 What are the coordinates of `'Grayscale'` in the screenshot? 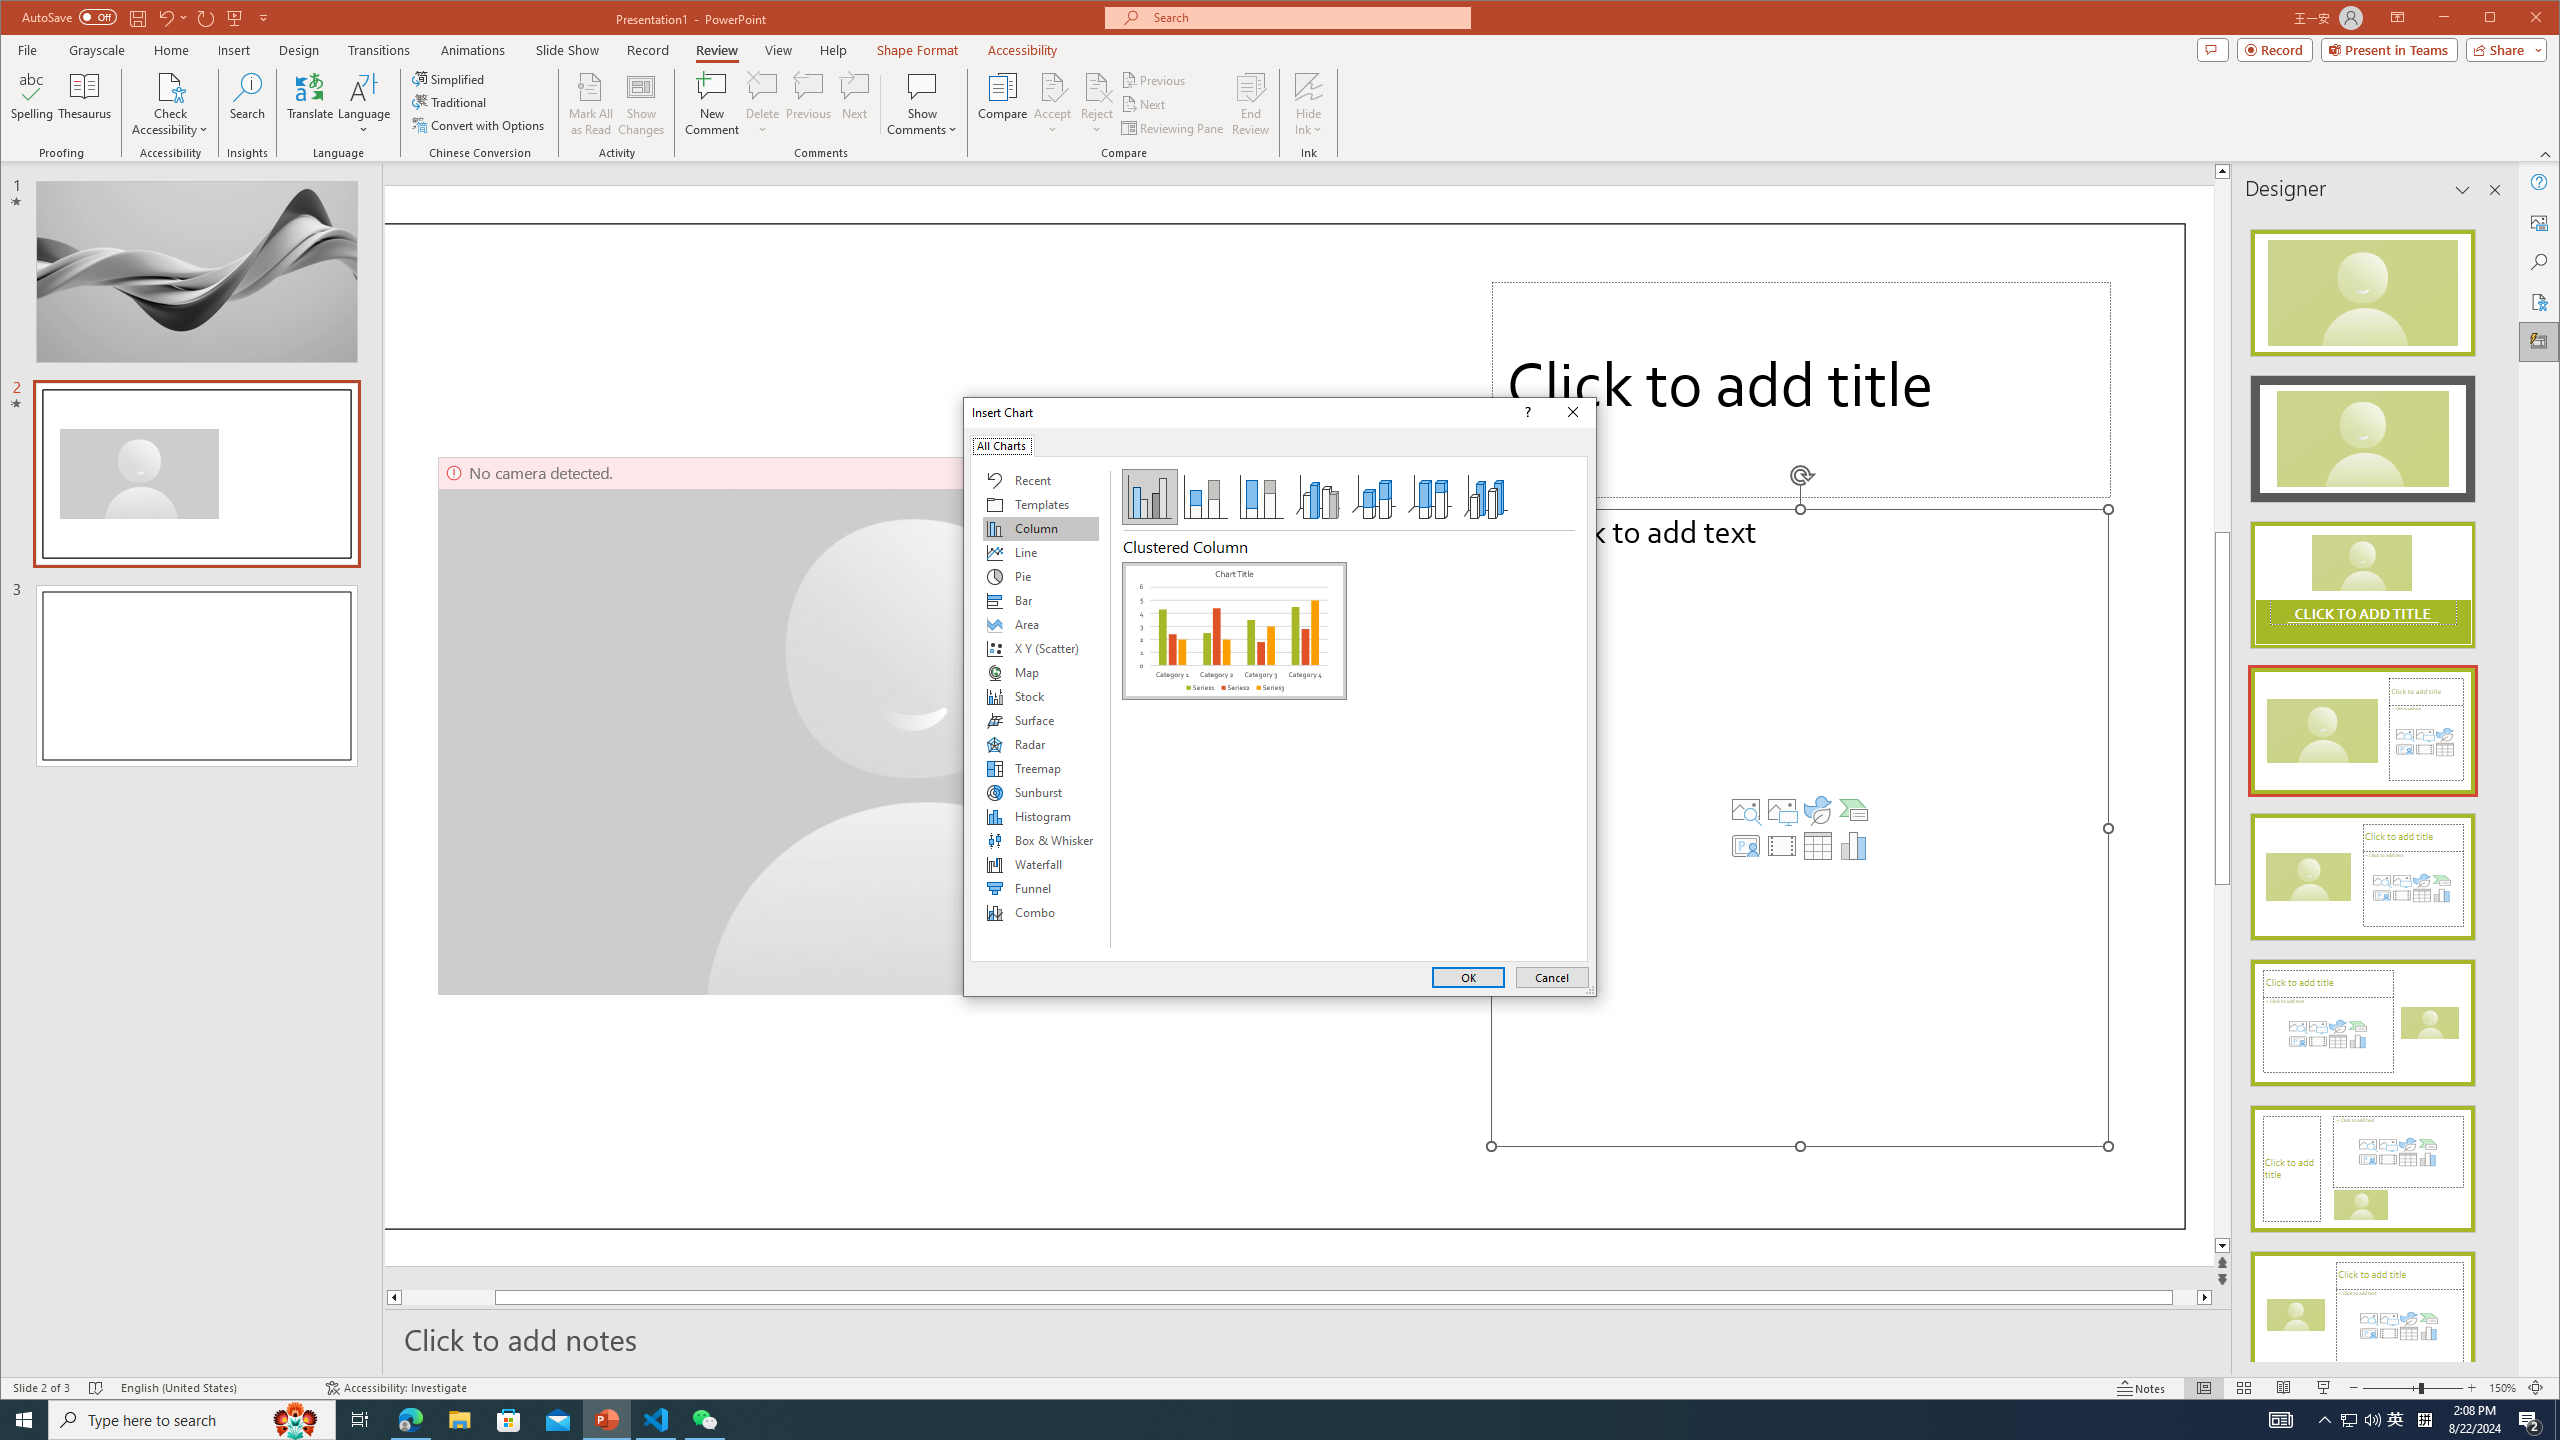 It's located at (97, 49).